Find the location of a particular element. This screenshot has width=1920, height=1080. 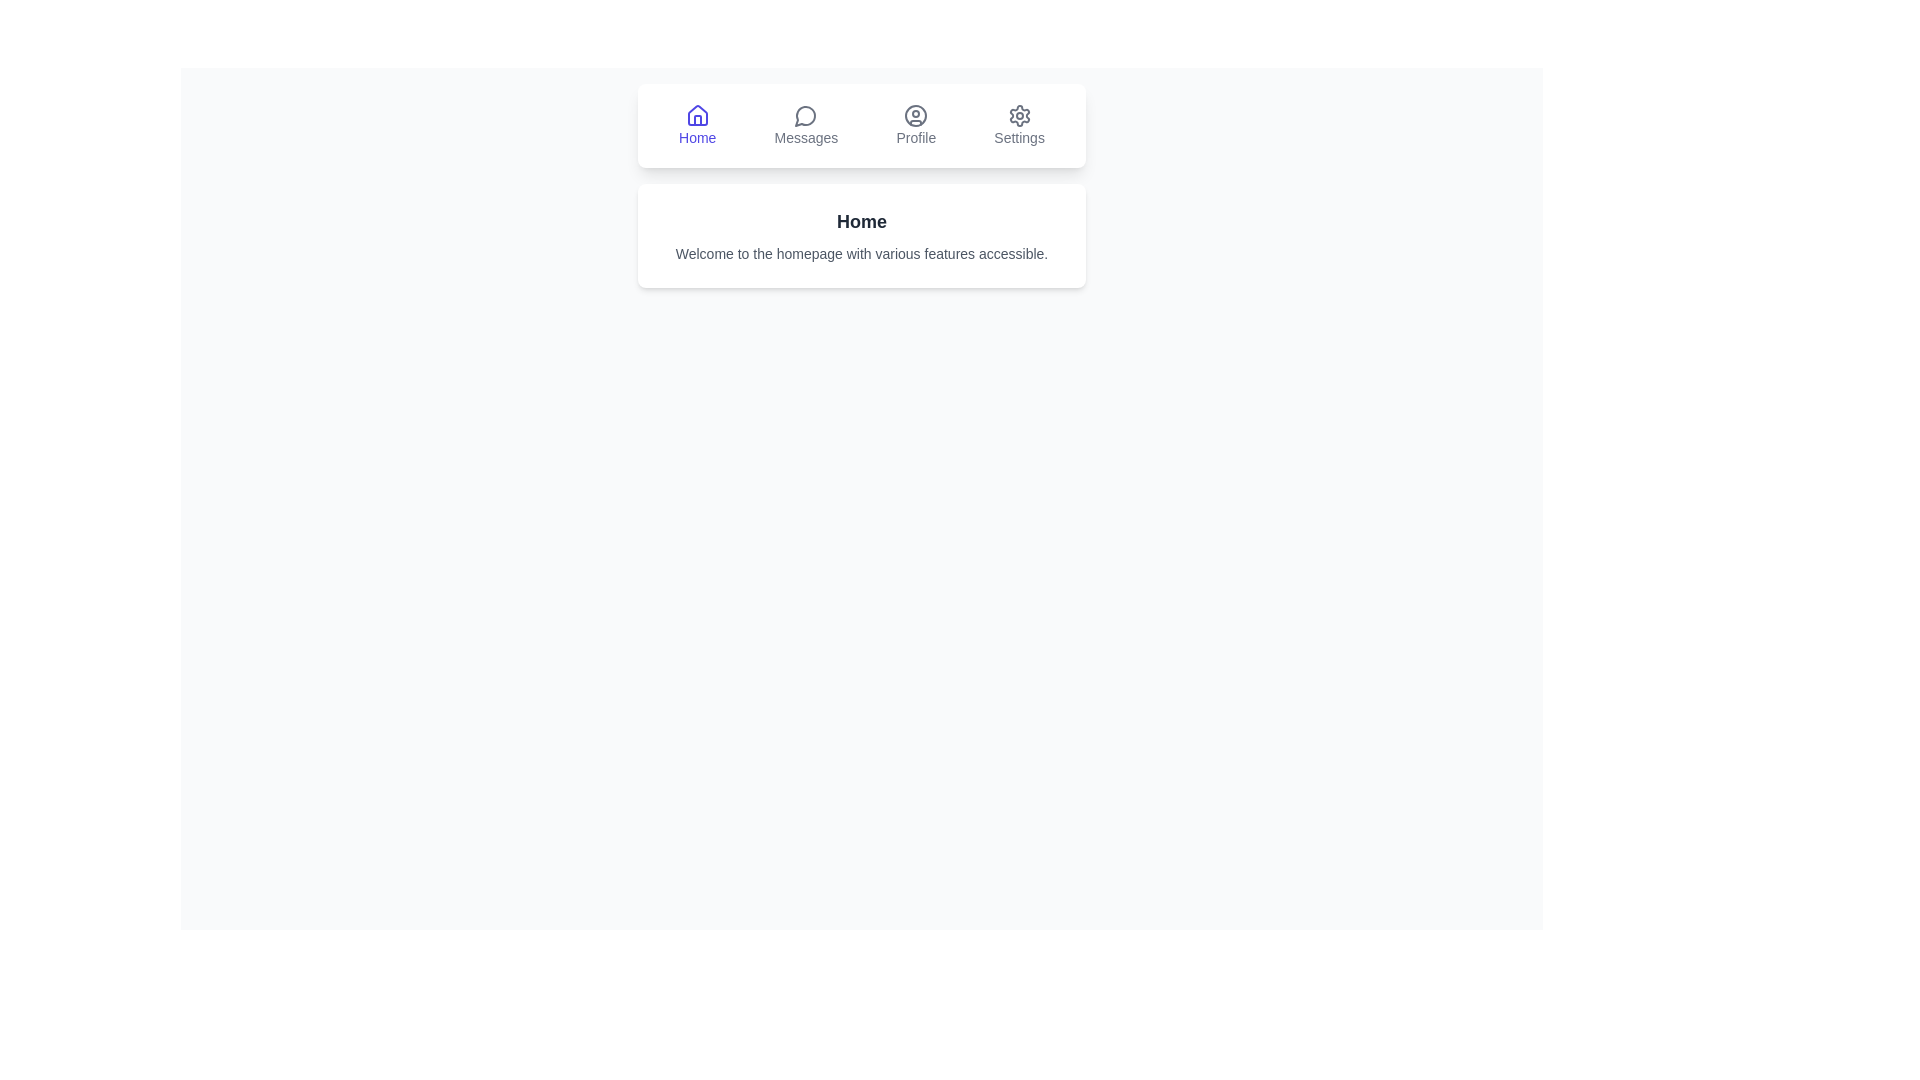

the tab labeled Home to view its description is located at coordinates (696, 126).